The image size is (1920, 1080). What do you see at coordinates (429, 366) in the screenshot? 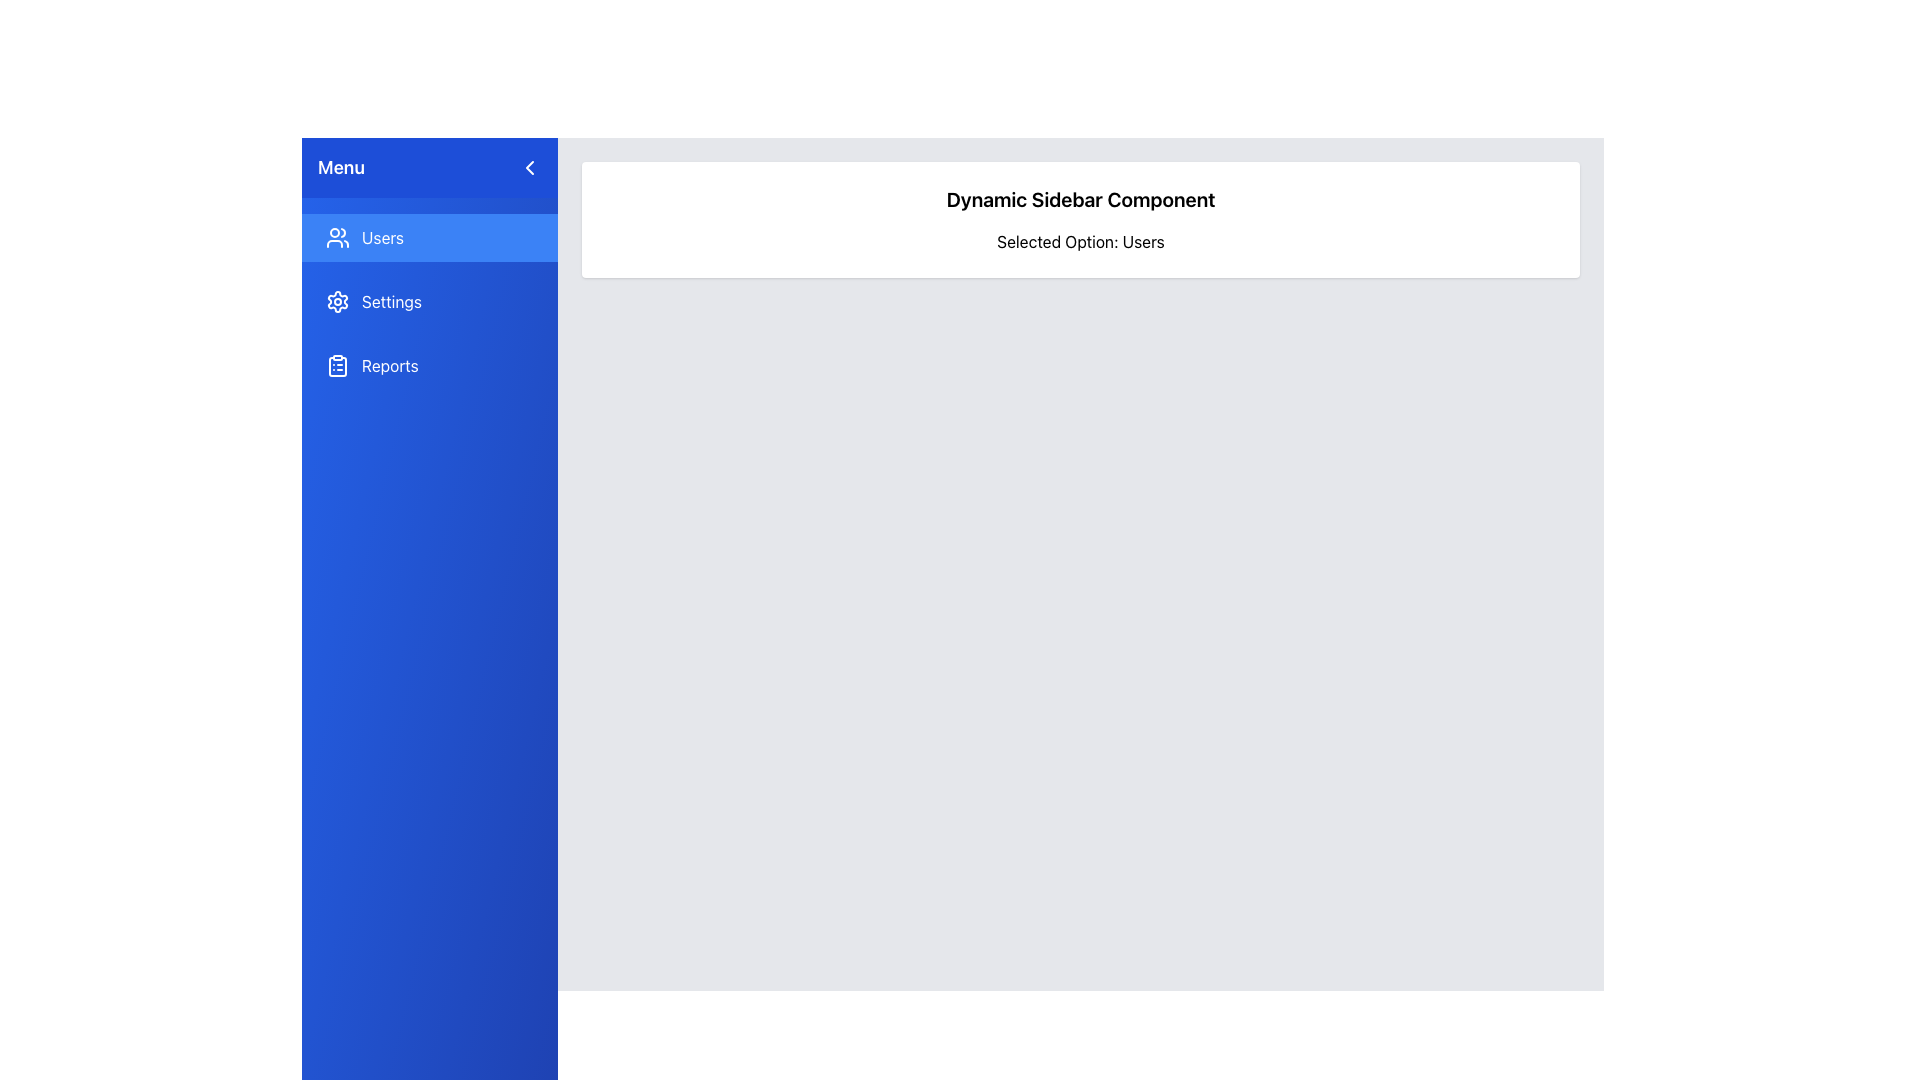
I see `the third button in the sidebar that navigates to the 'Reports' section` at bounding box center [429, 366].